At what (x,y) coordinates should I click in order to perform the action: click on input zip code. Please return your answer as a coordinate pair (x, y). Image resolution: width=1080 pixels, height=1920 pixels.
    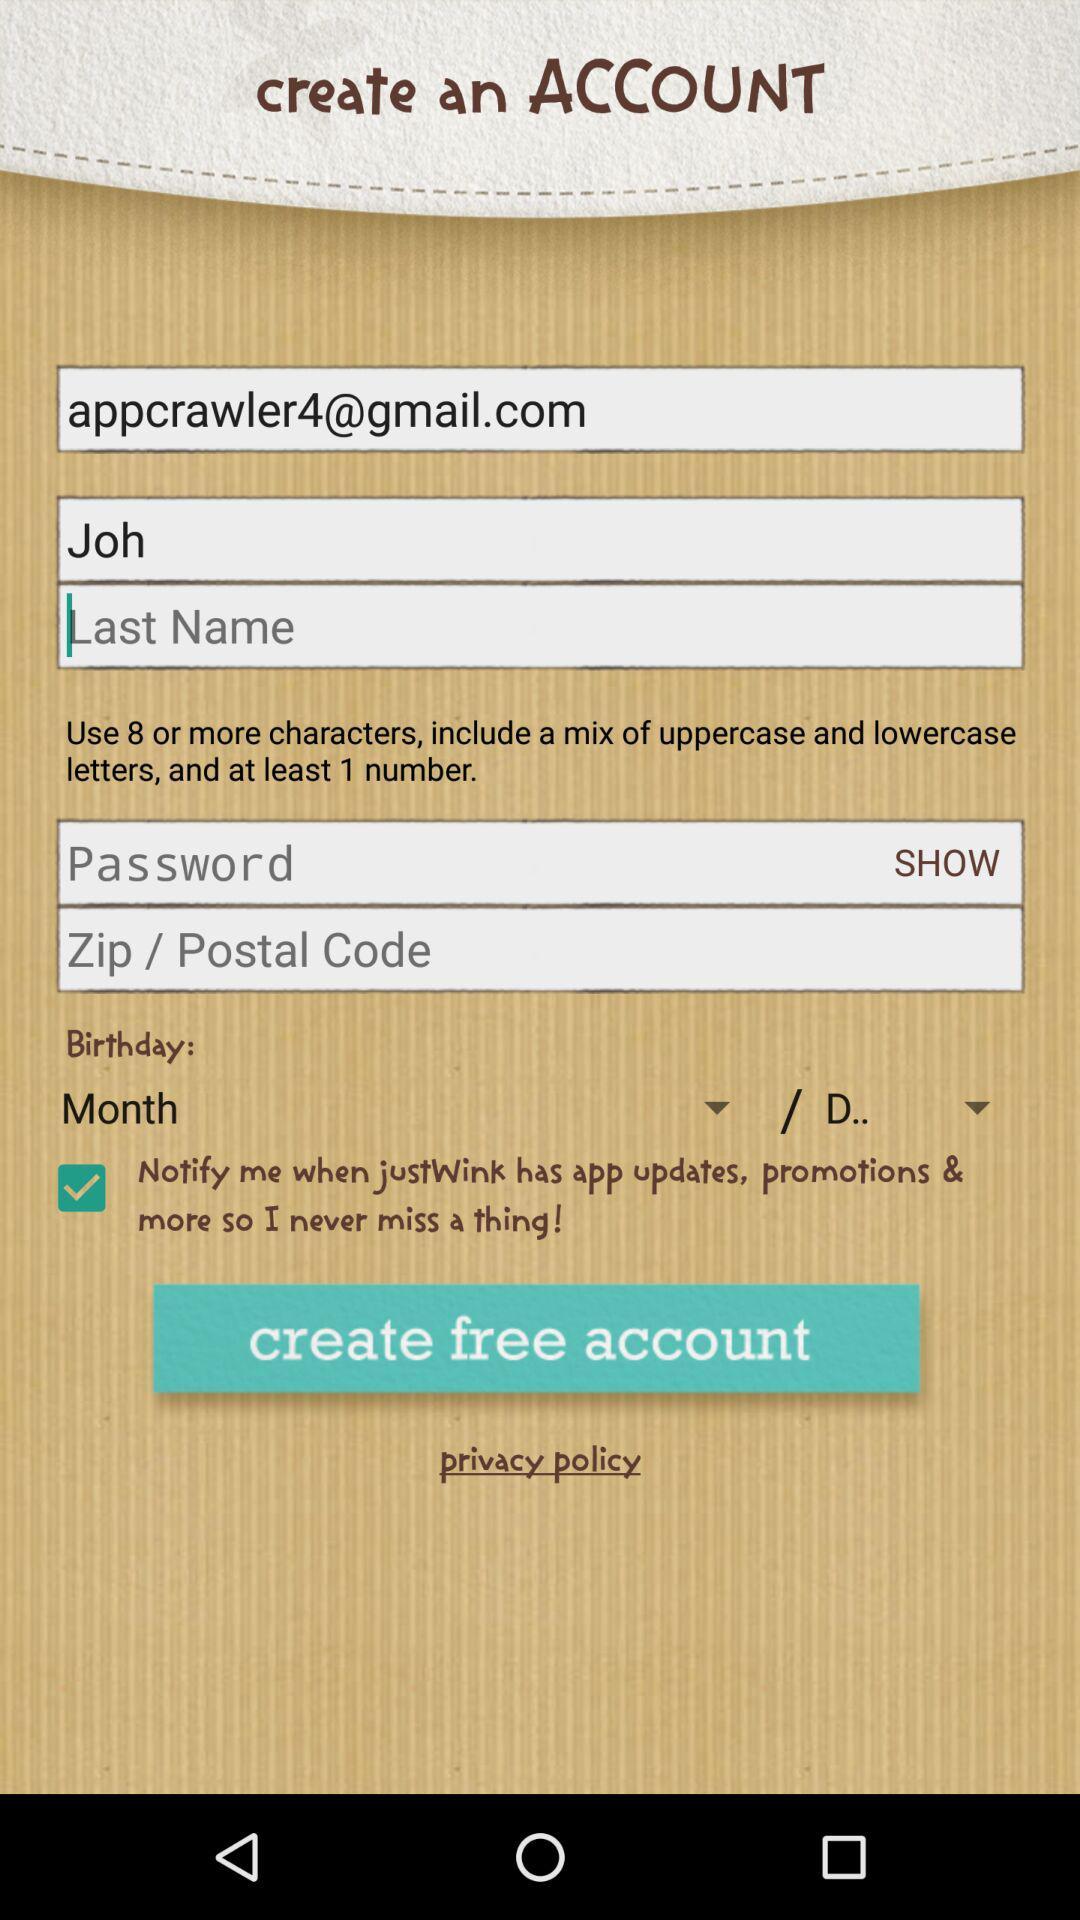
    Looking at the image, I should click on (540, 947).